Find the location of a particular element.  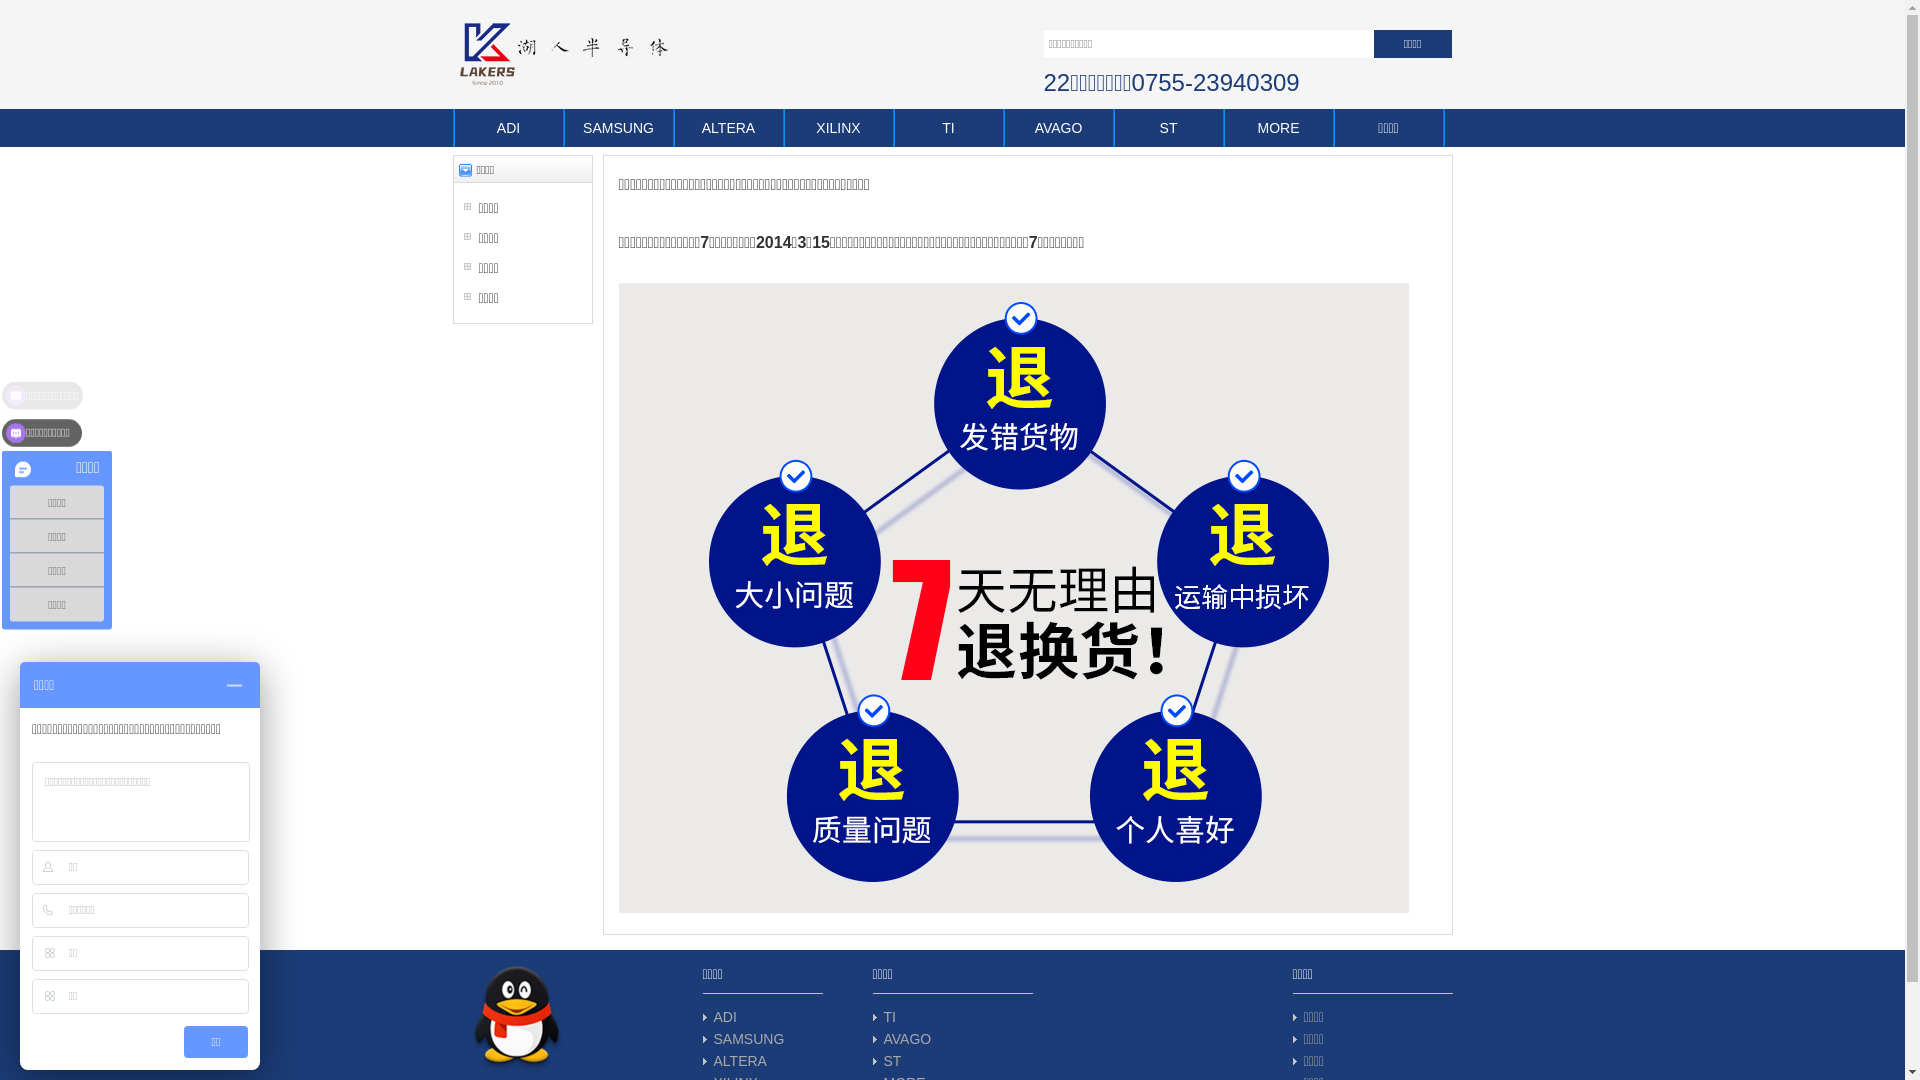

'ALTERA' is located at coordinates (673, 127).